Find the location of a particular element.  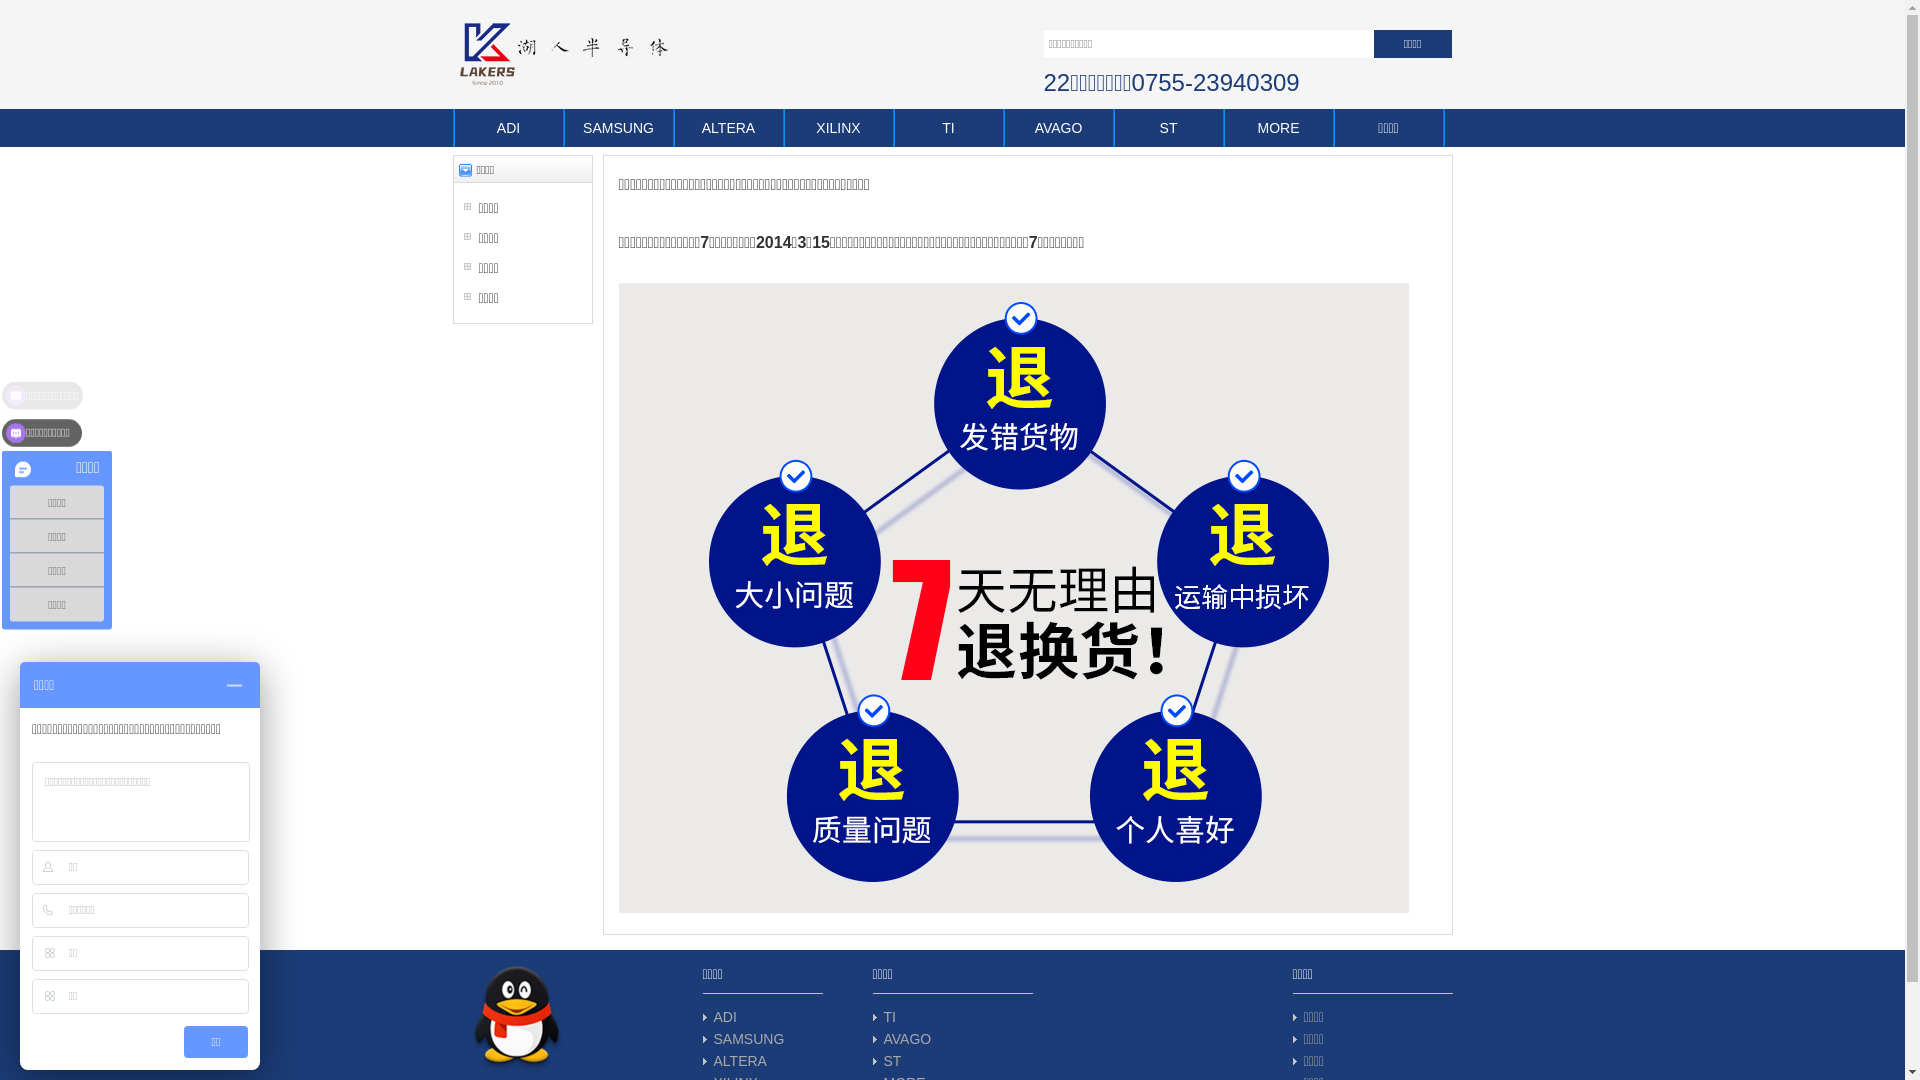

'ALTERA' is located at coordinates (673, 127).